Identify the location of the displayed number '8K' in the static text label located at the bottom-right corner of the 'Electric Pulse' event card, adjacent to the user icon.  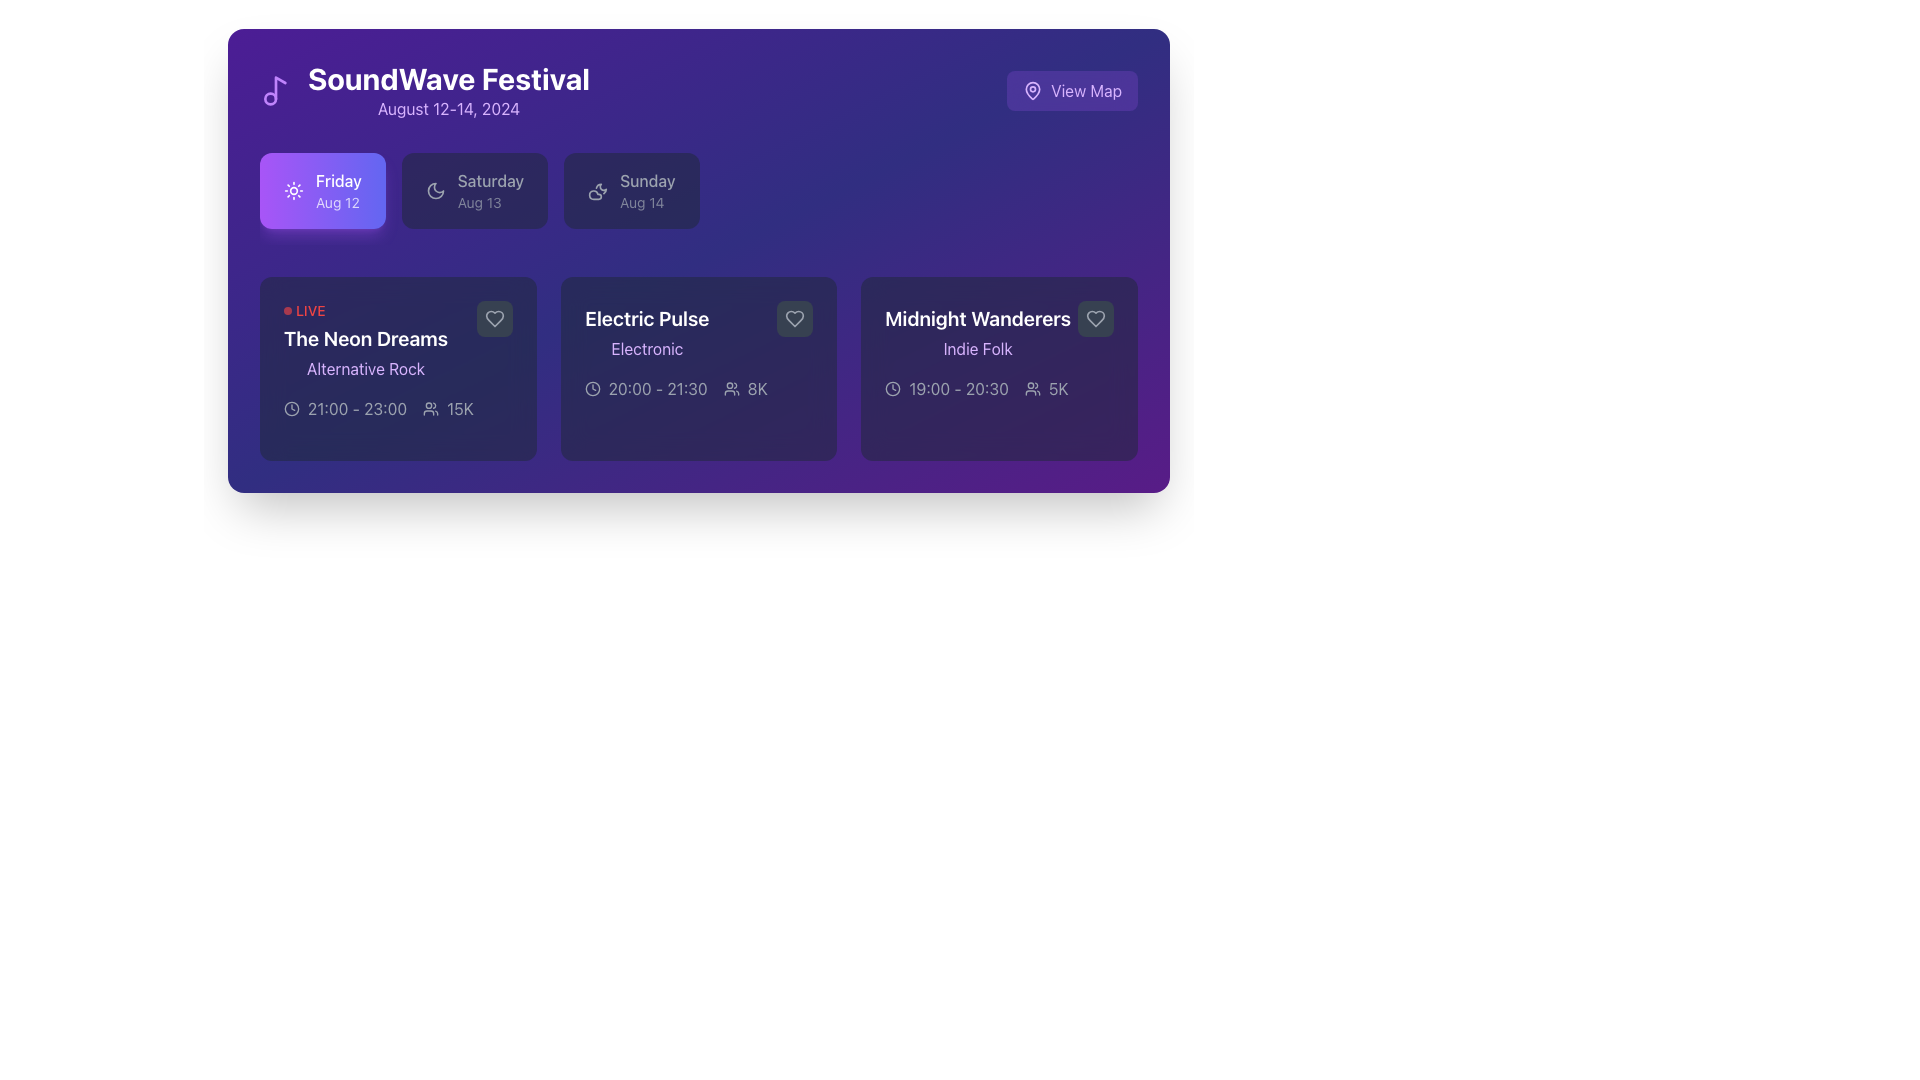
(756, 389).